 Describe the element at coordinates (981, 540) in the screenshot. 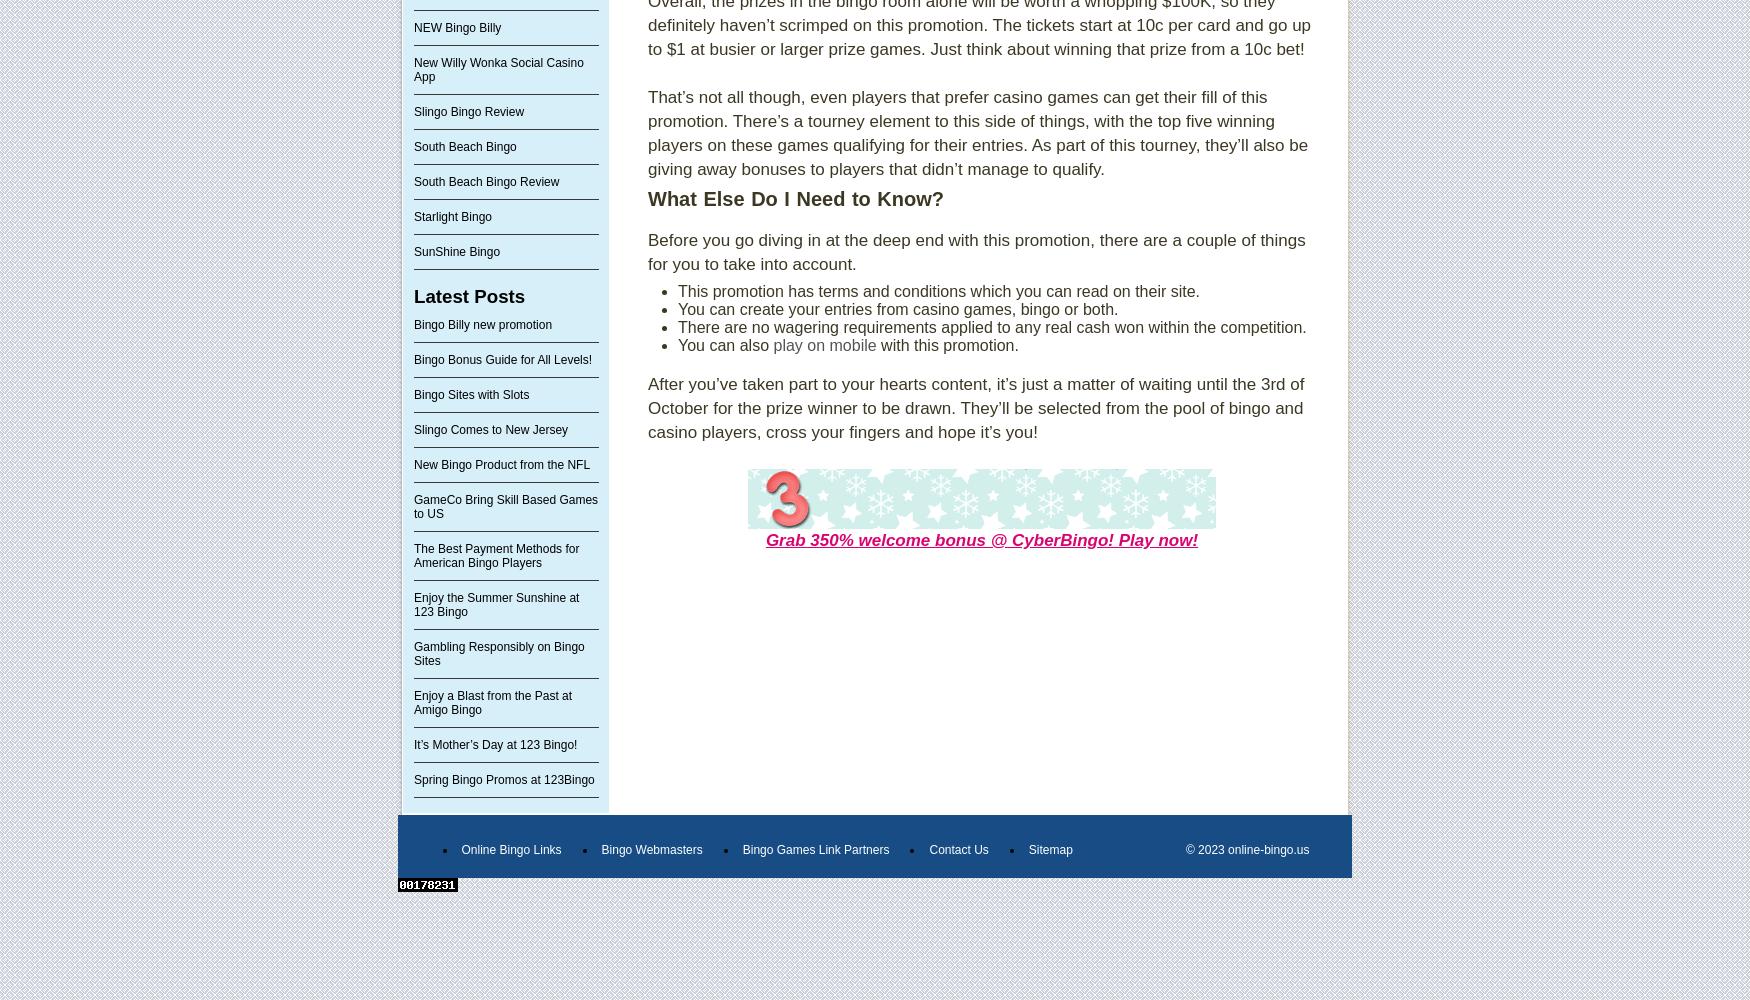

I see `'Grab 350% welcome bonus @ CyberBingo! Play now!'` at that location.